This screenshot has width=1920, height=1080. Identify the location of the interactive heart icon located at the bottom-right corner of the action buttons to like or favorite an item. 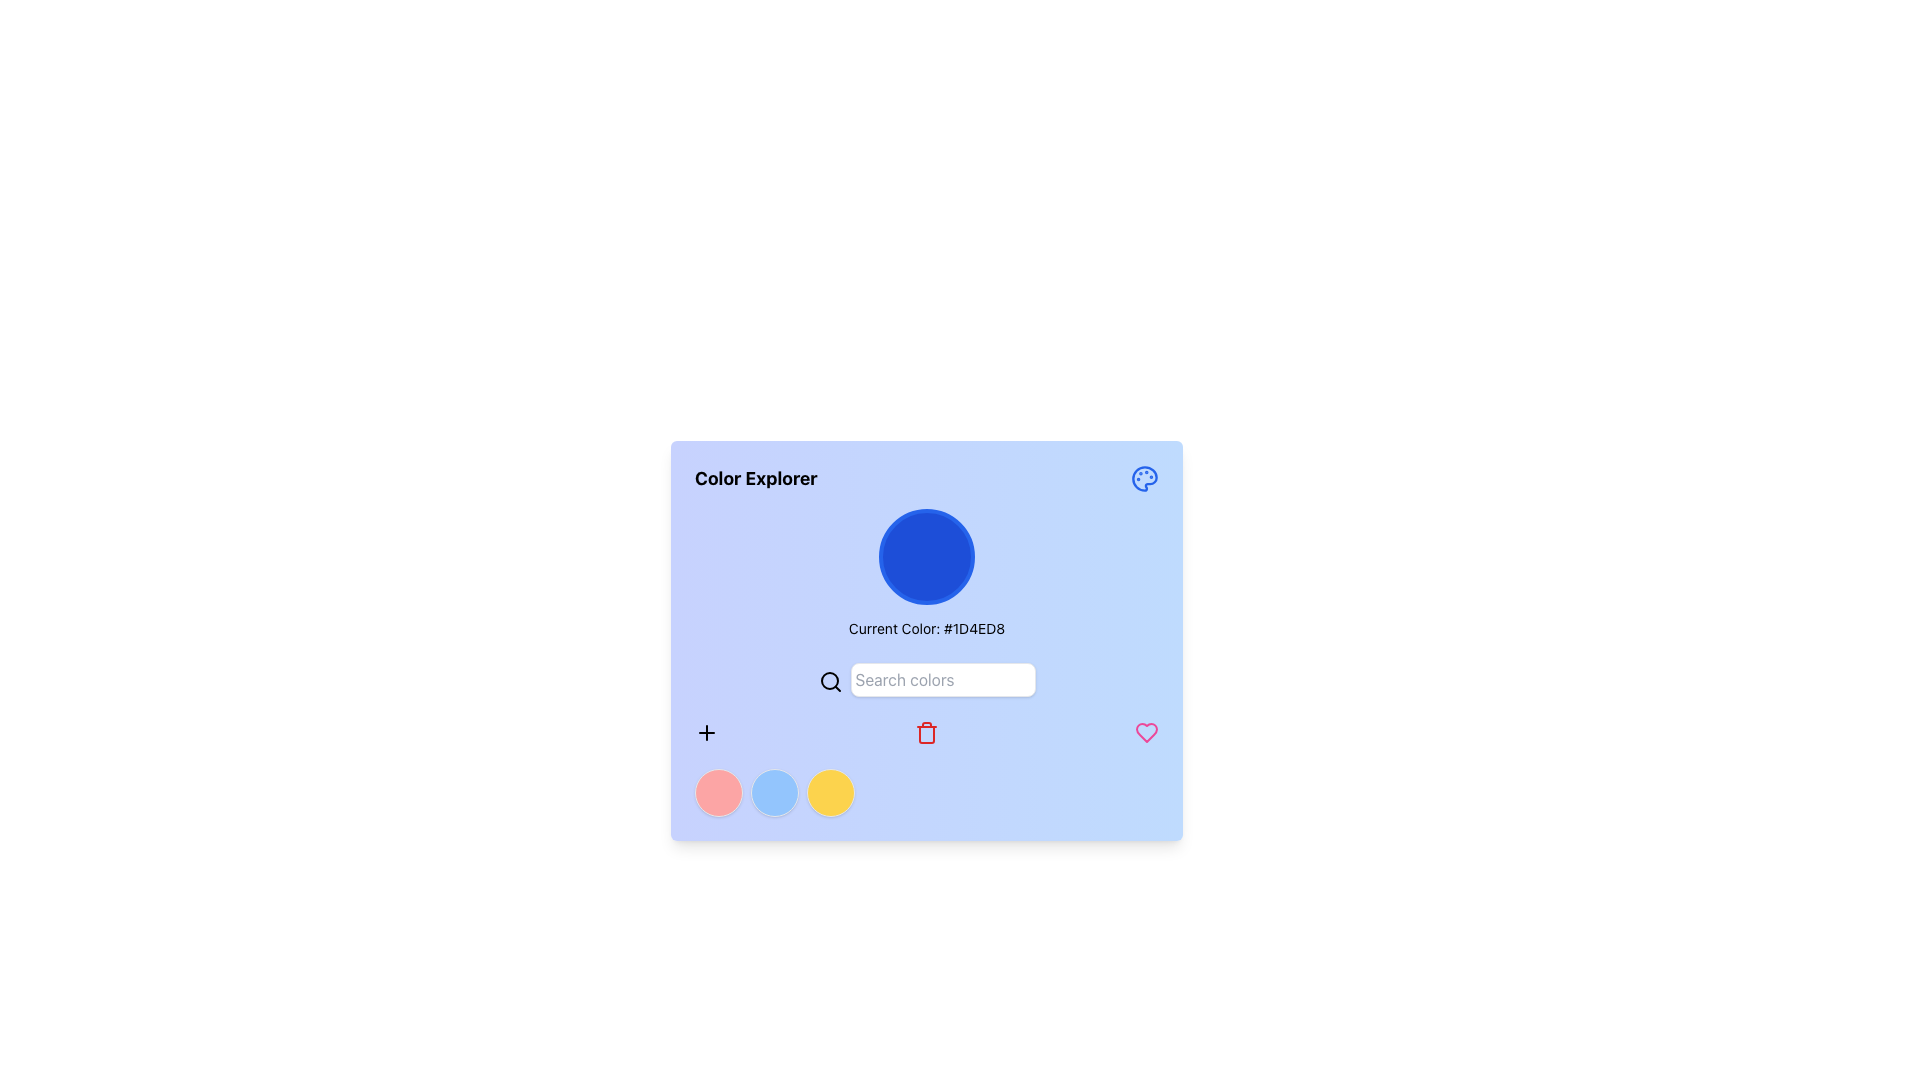
(1147, 732).